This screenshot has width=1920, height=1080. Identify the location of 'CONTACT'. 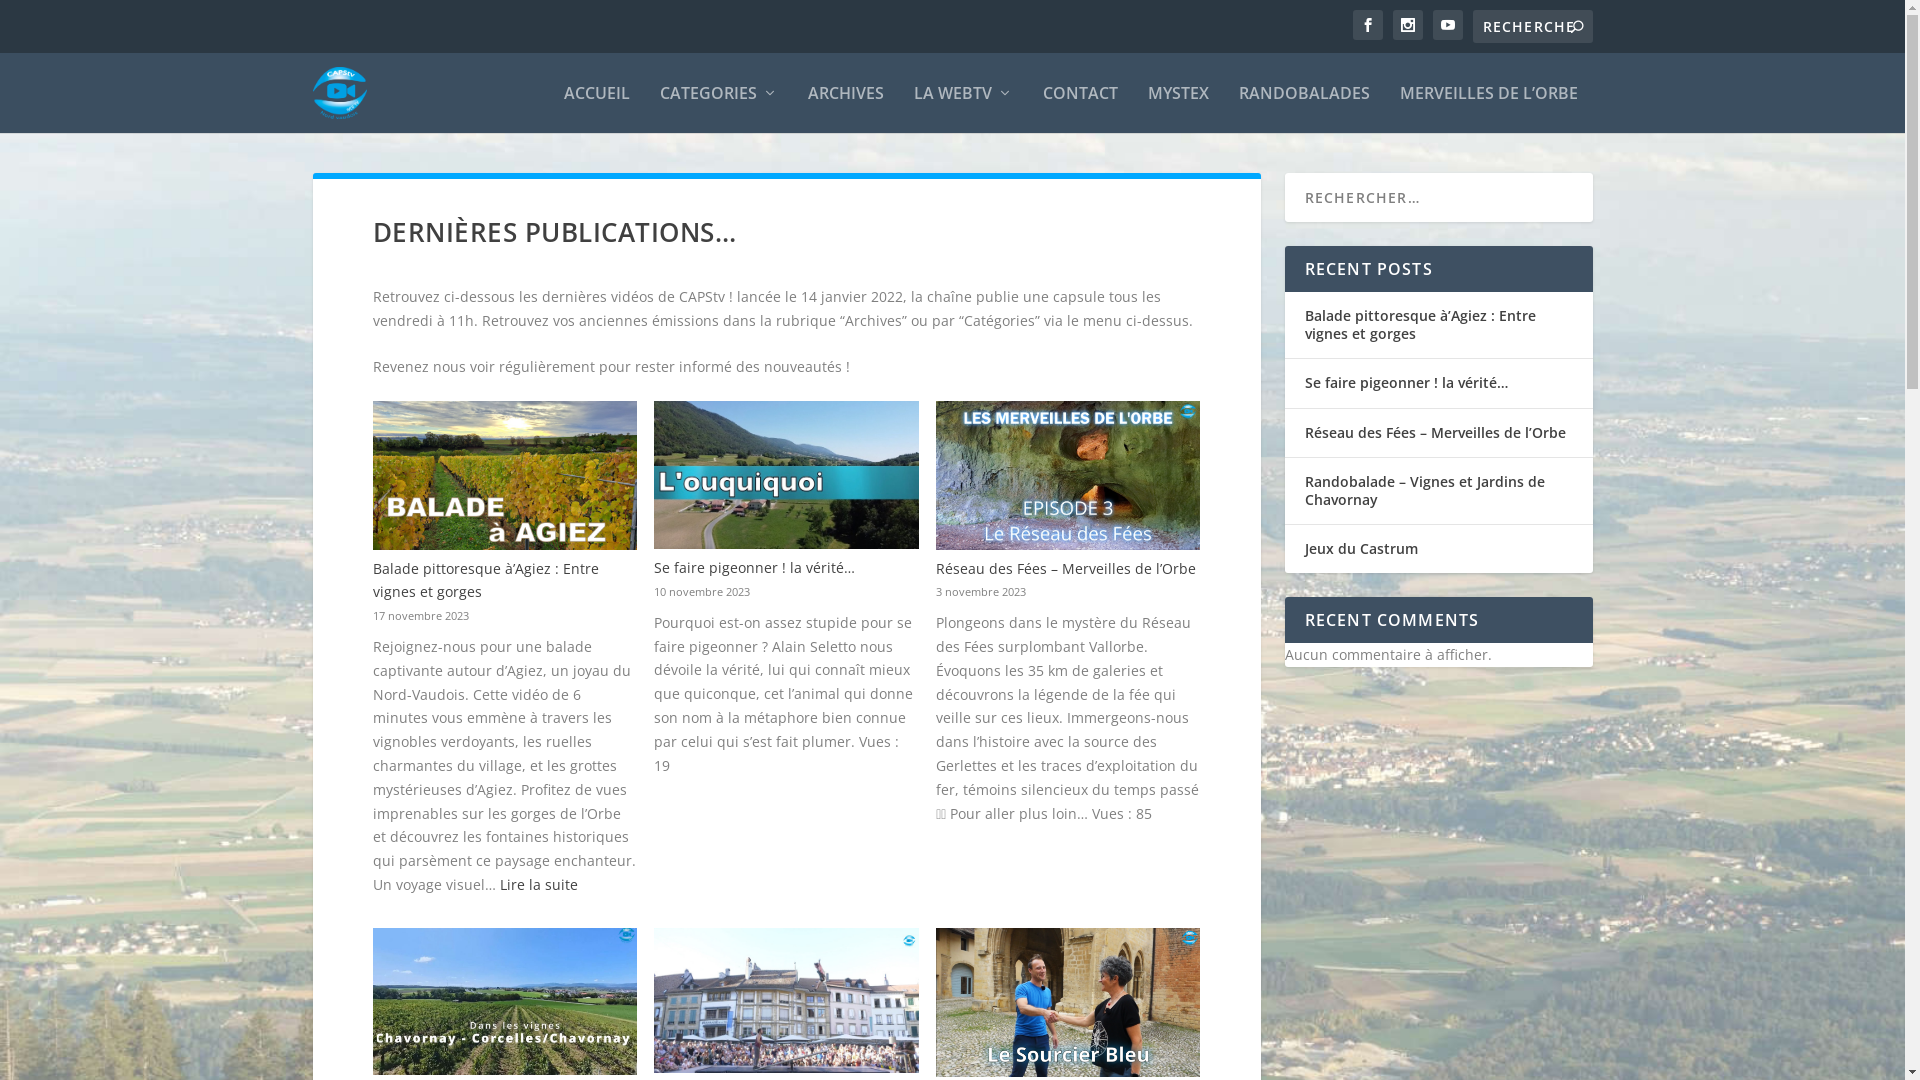
(1078, 108).